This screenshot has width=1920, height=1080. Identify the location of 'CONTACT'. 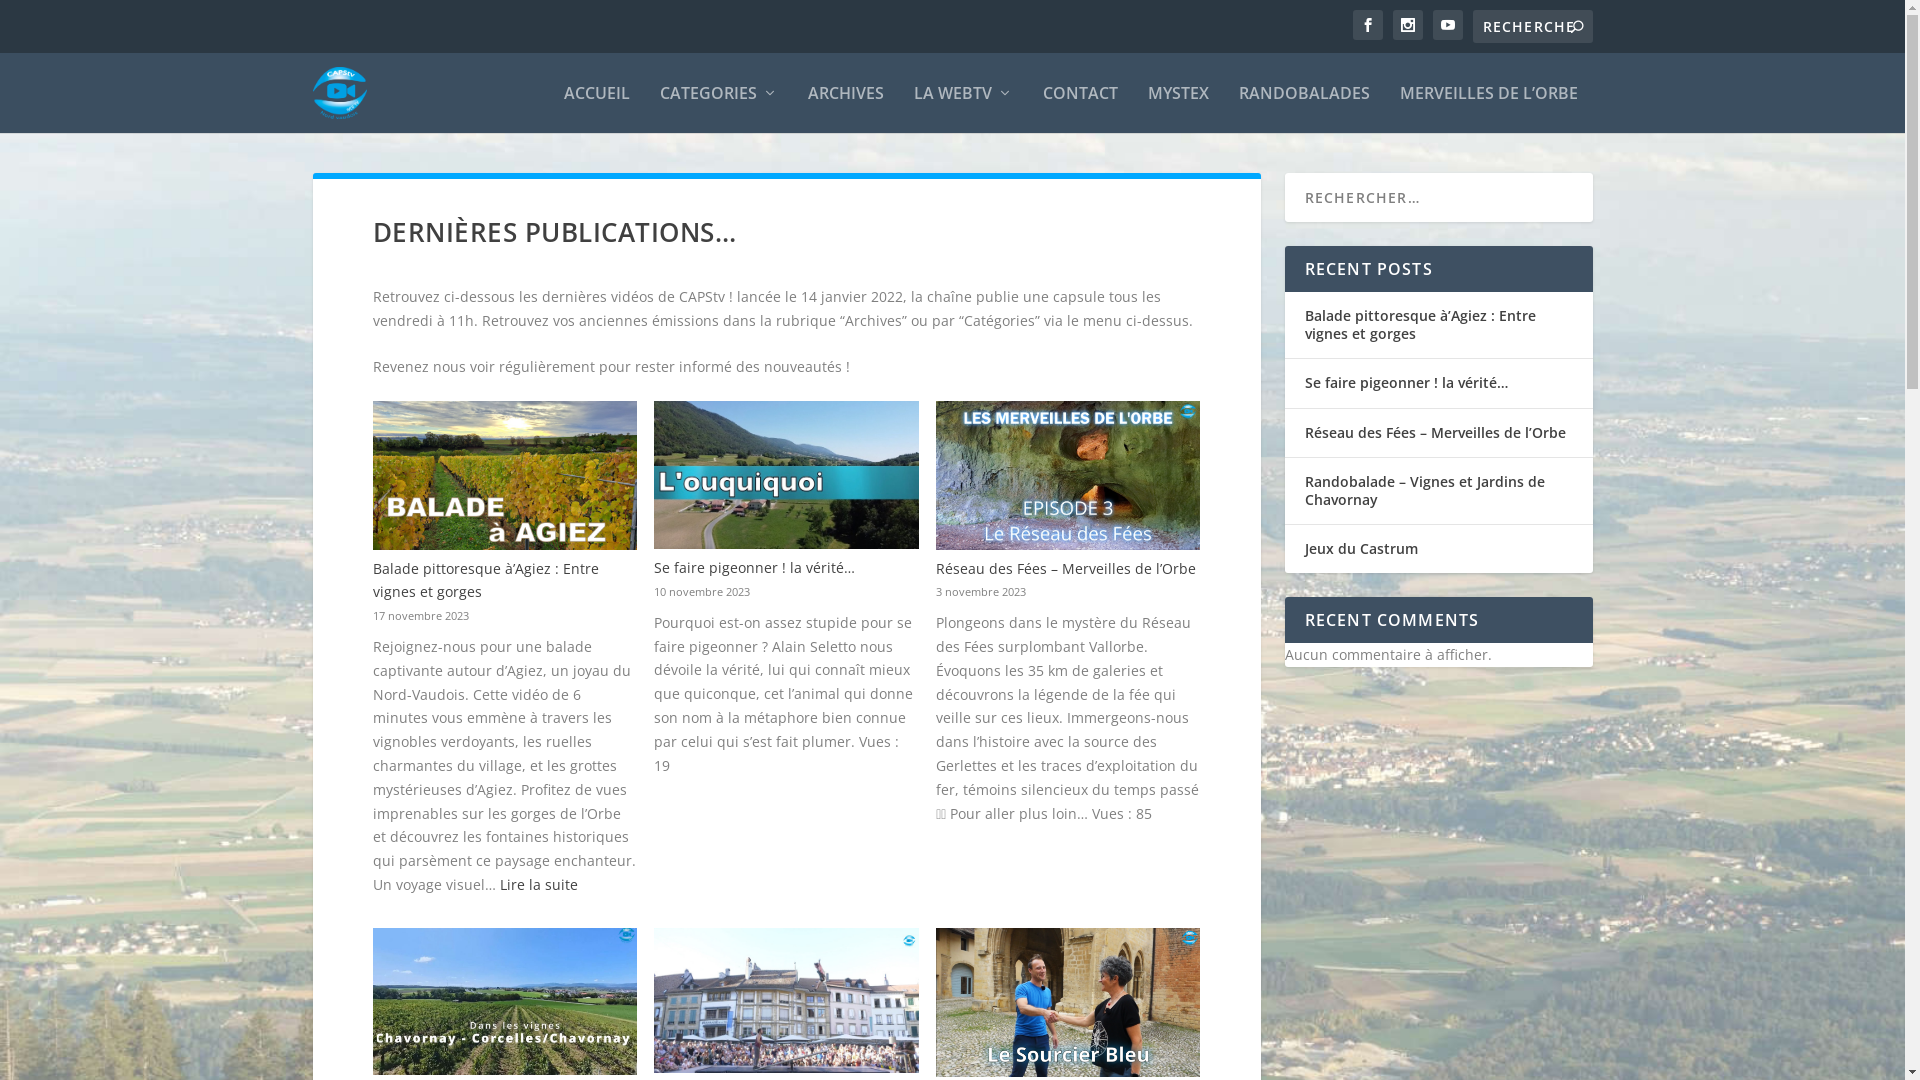
(1078, 108).